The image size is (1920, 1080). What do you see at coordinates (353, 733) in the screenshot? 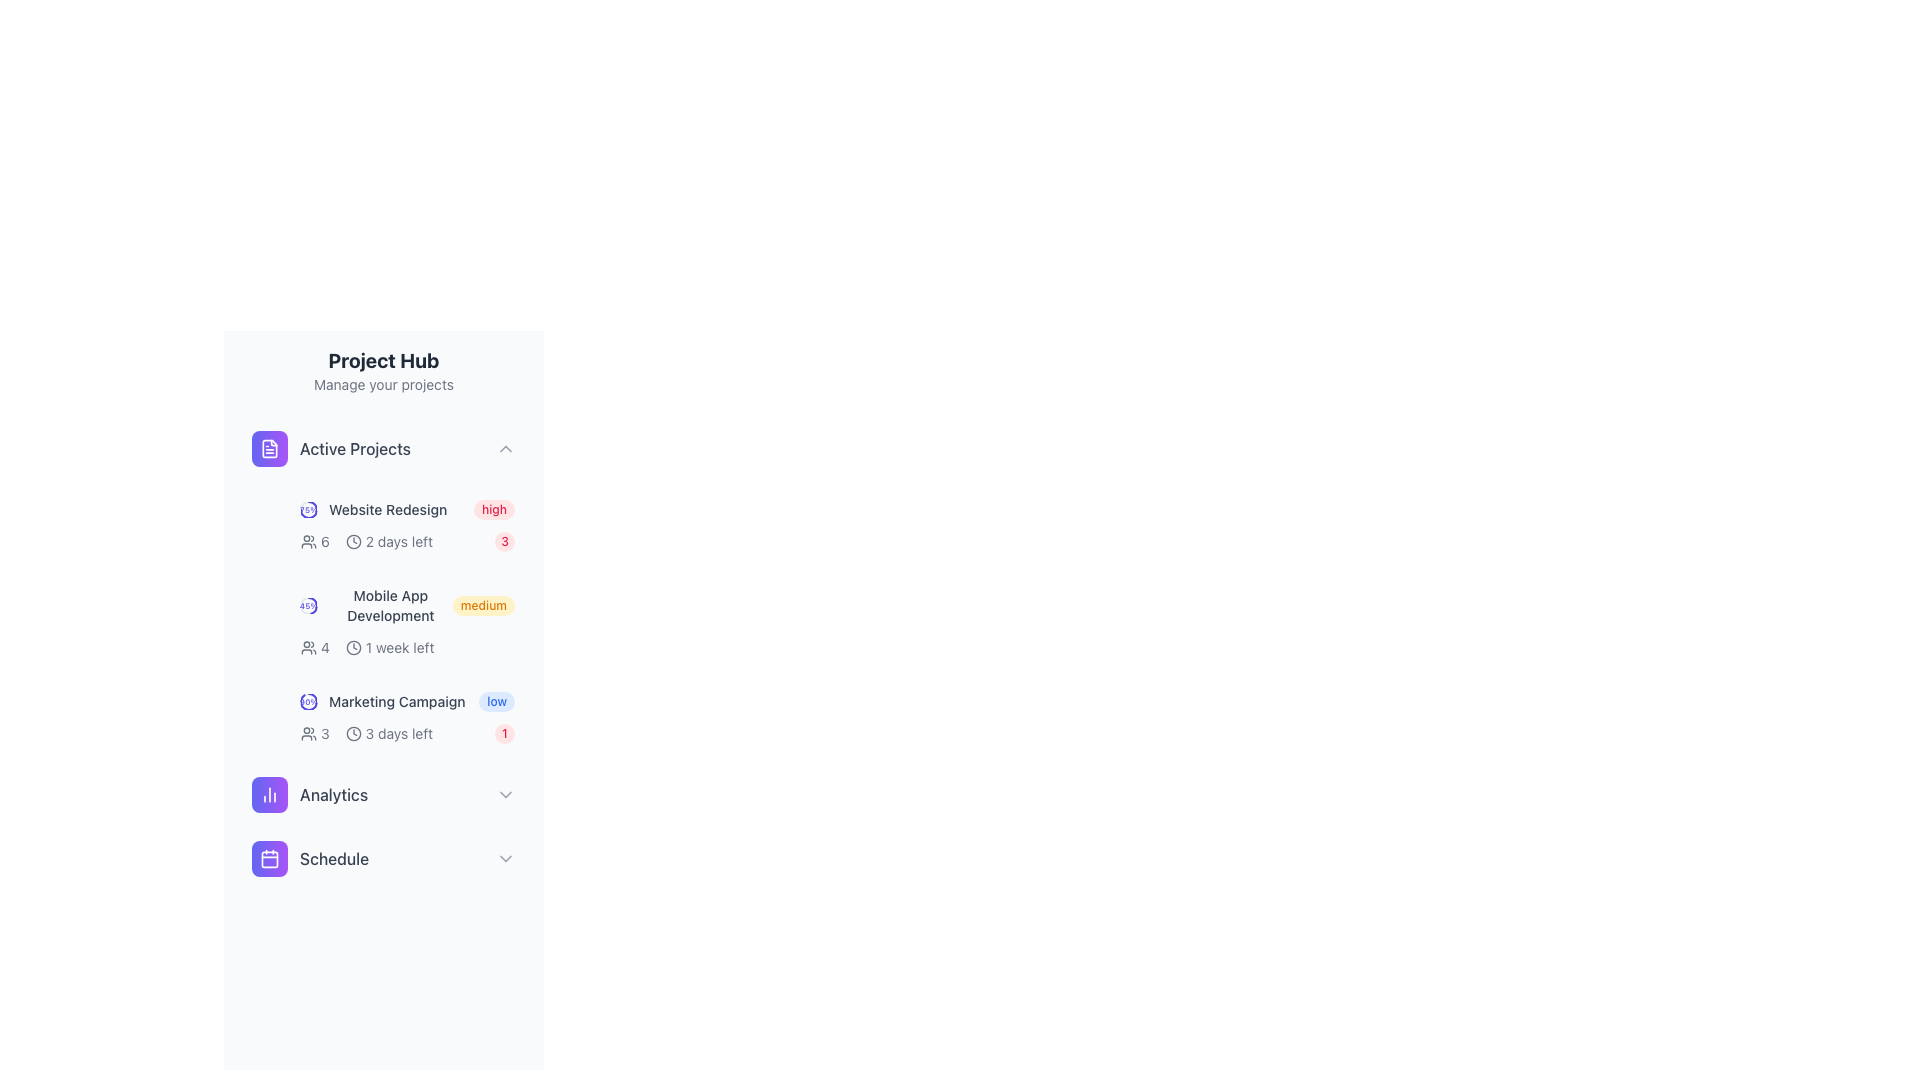
I see `the circular outer part of the clock icon located to the left of the '3 days left' text in the 'Marketing Campaign' entry of the active projects list` at bounding box center [353, 733].